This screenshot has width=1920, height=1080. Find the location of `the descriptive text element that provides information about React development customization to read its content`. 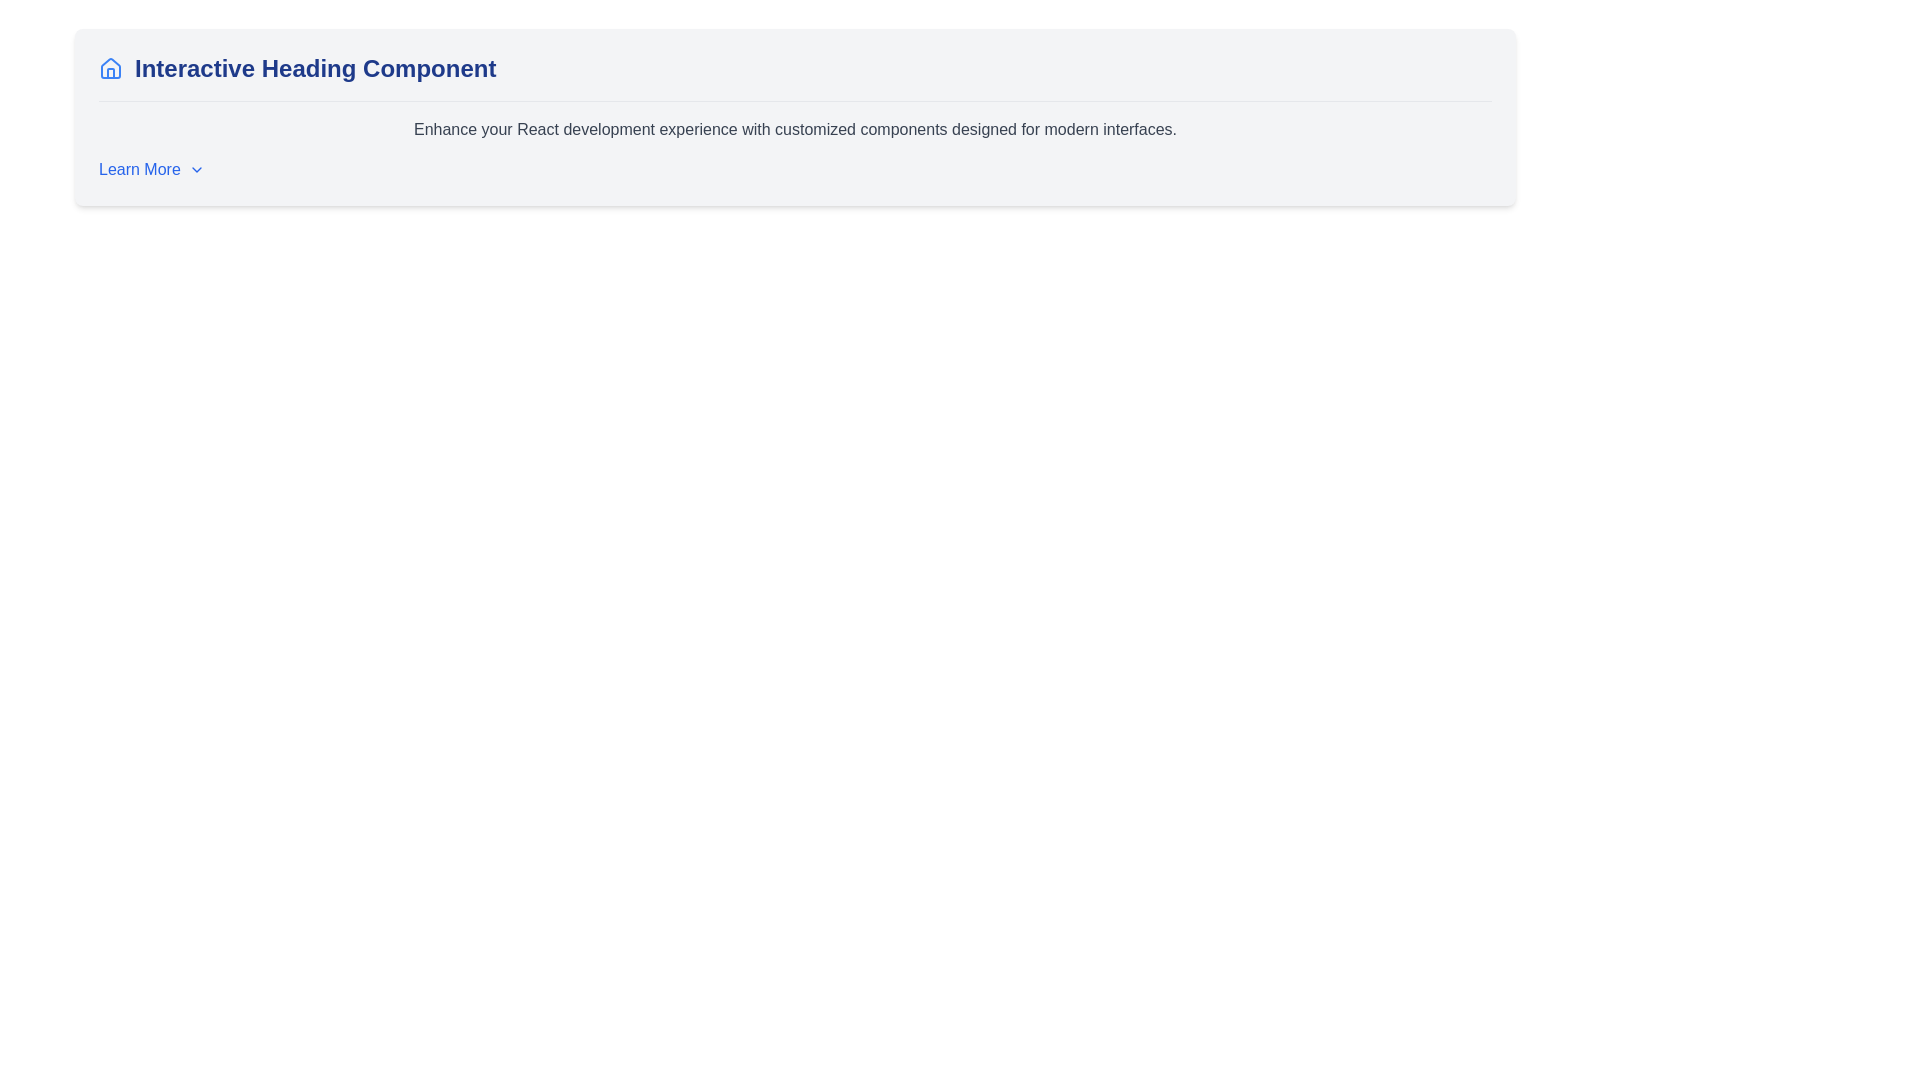

the descriptive text element that provides information about React development customization to read its content is located at coordinates (794, 130).